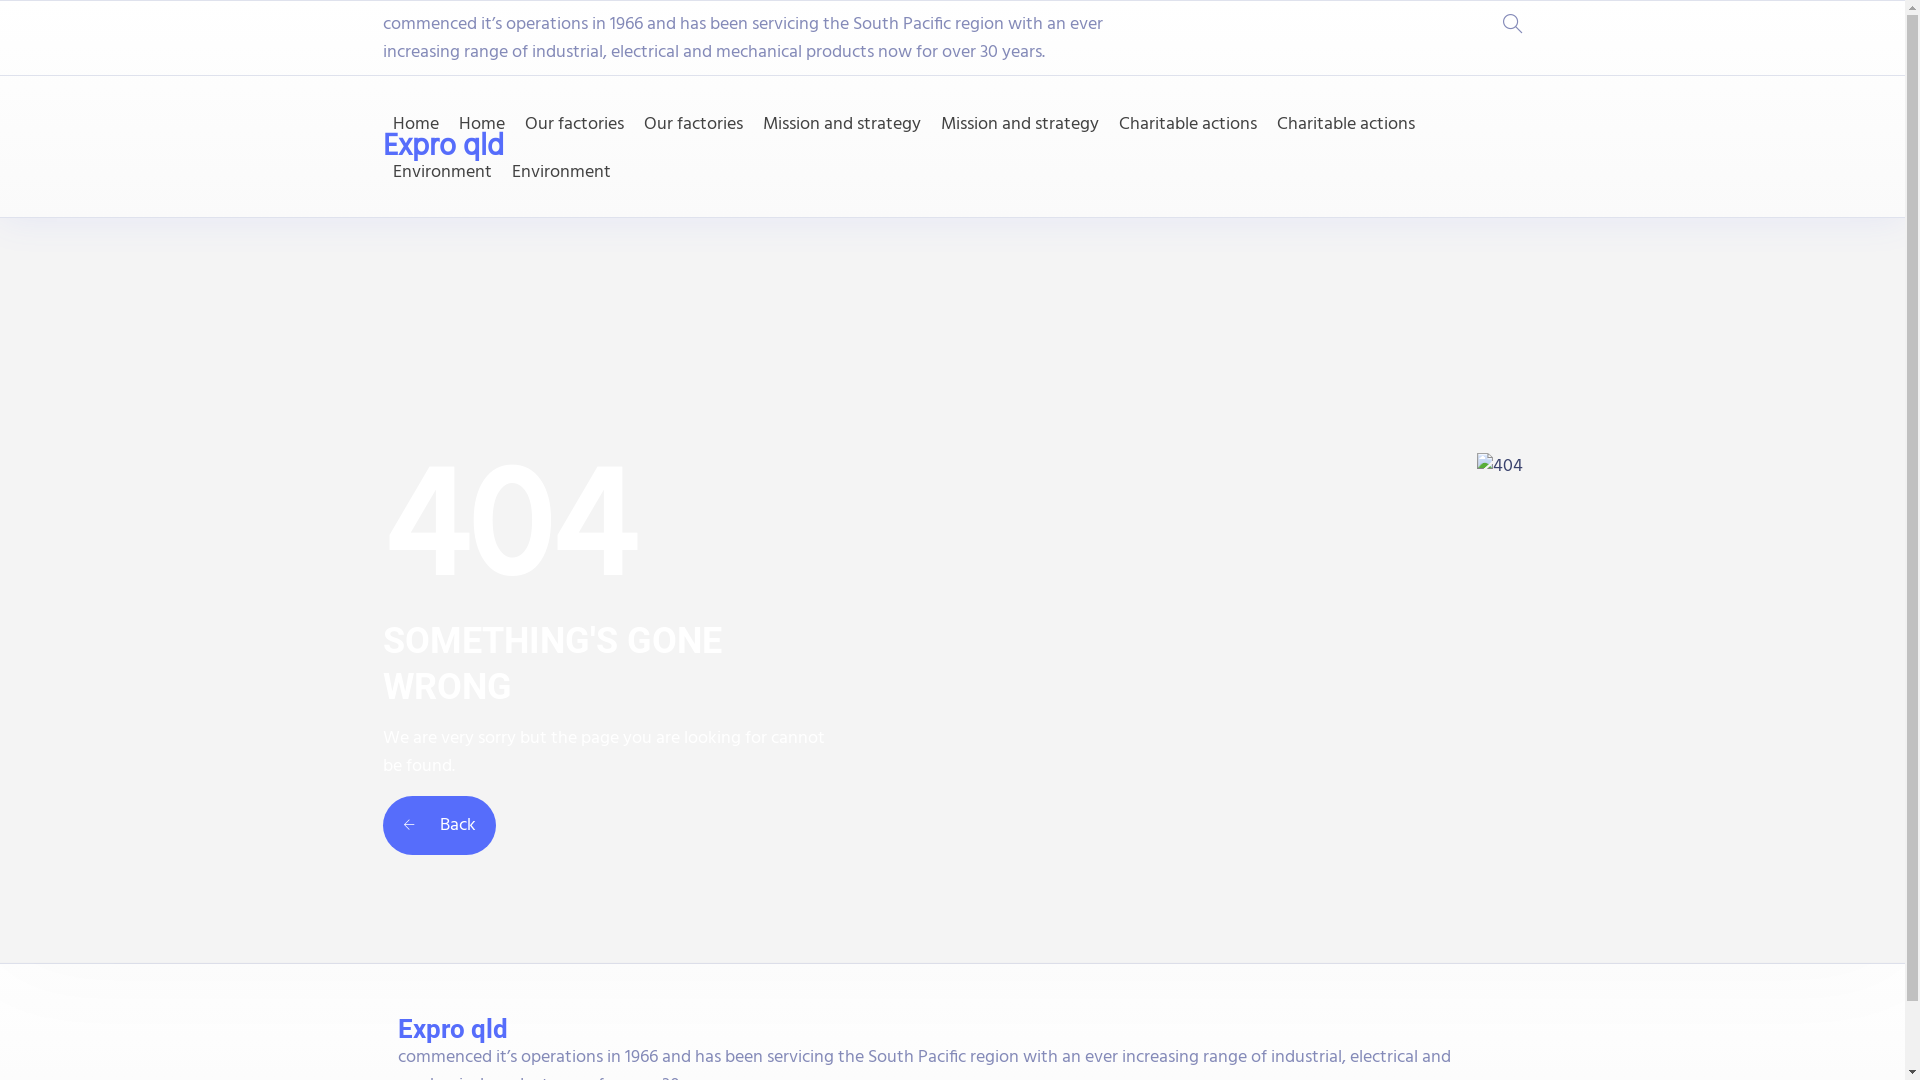  I want to click on 'Back', so click(382, 825).